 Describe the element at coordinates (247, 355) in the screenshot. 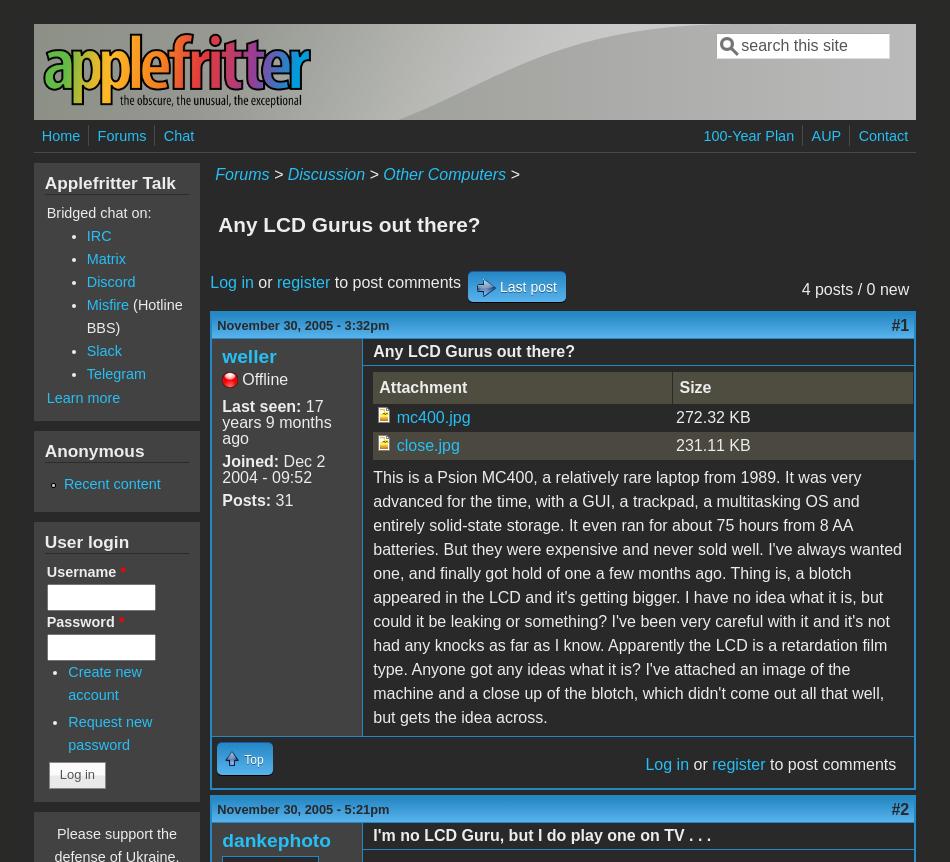

I see `'weller'` at that location.